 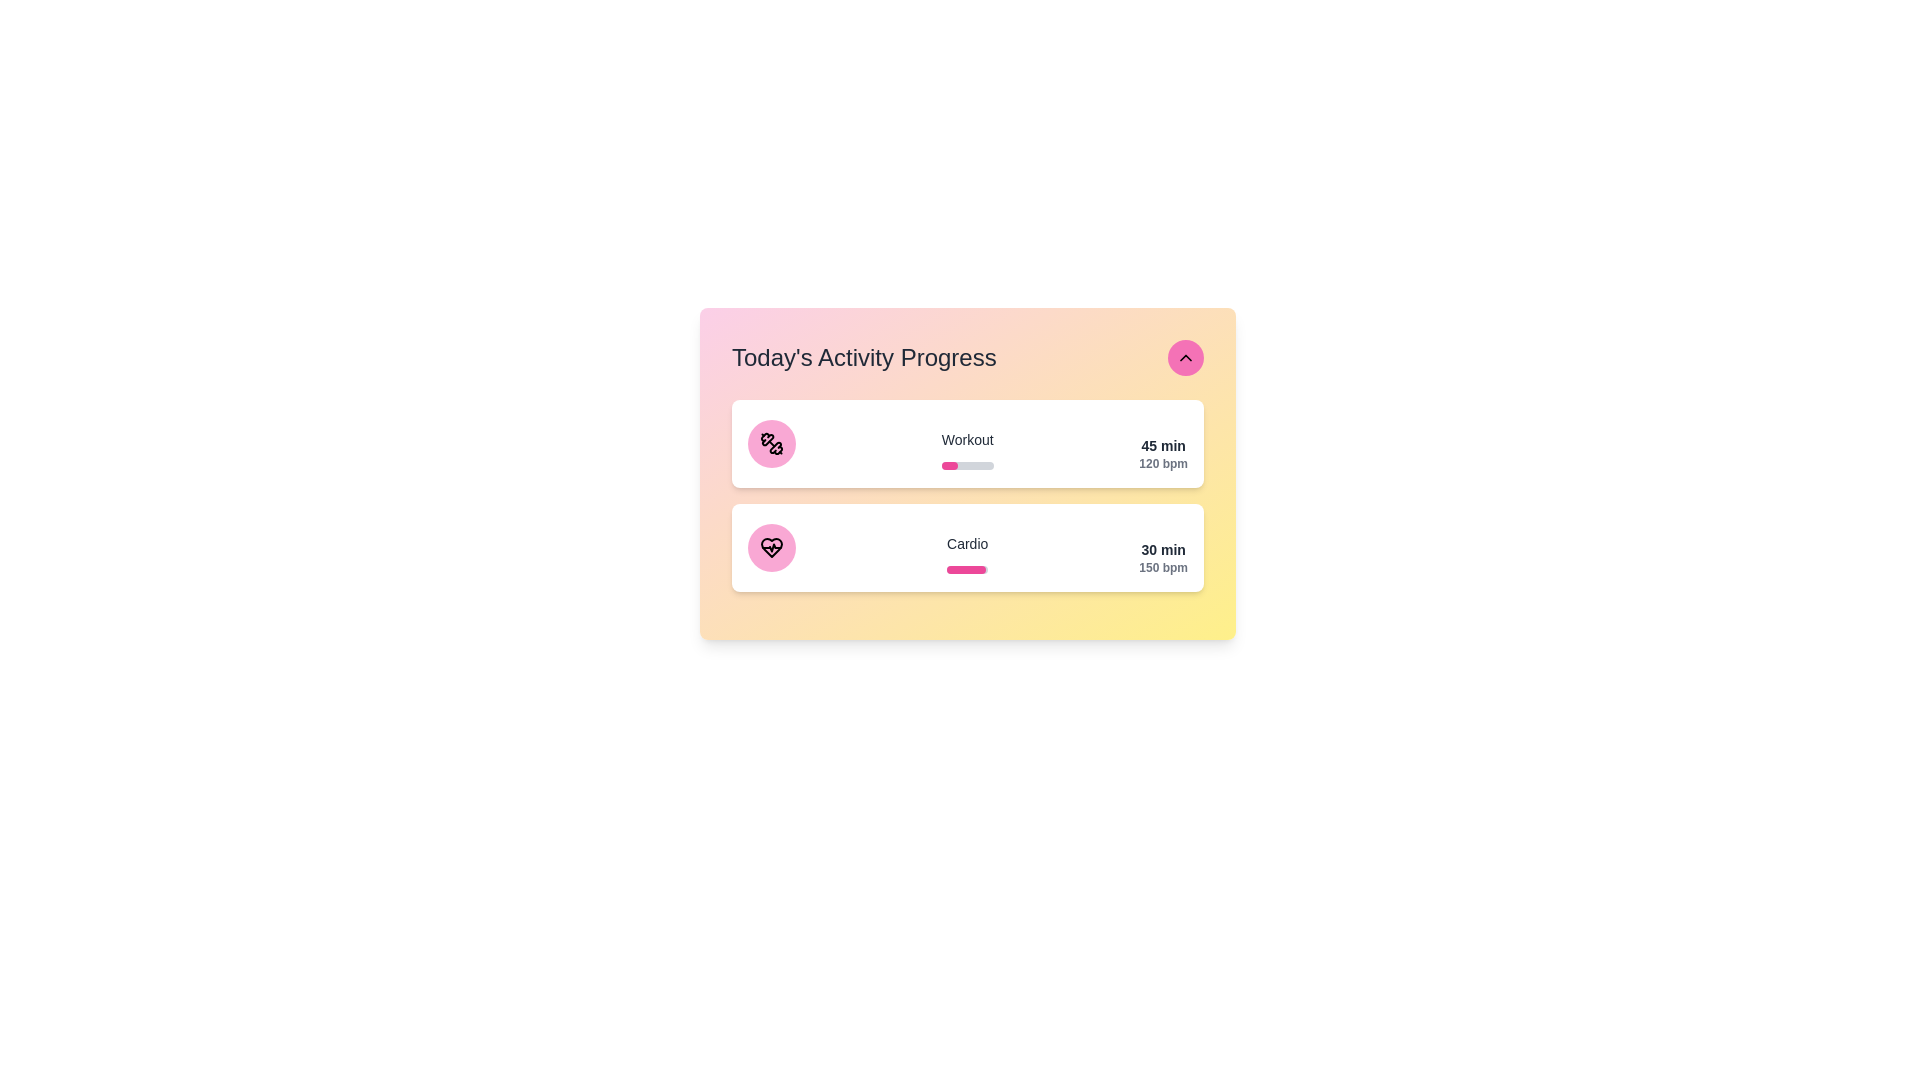 I want to click on the progress bar that visually represents the completion percentage of the 'Workout' activity, located directly below the text 'Workout', so click(x=967, y=466).